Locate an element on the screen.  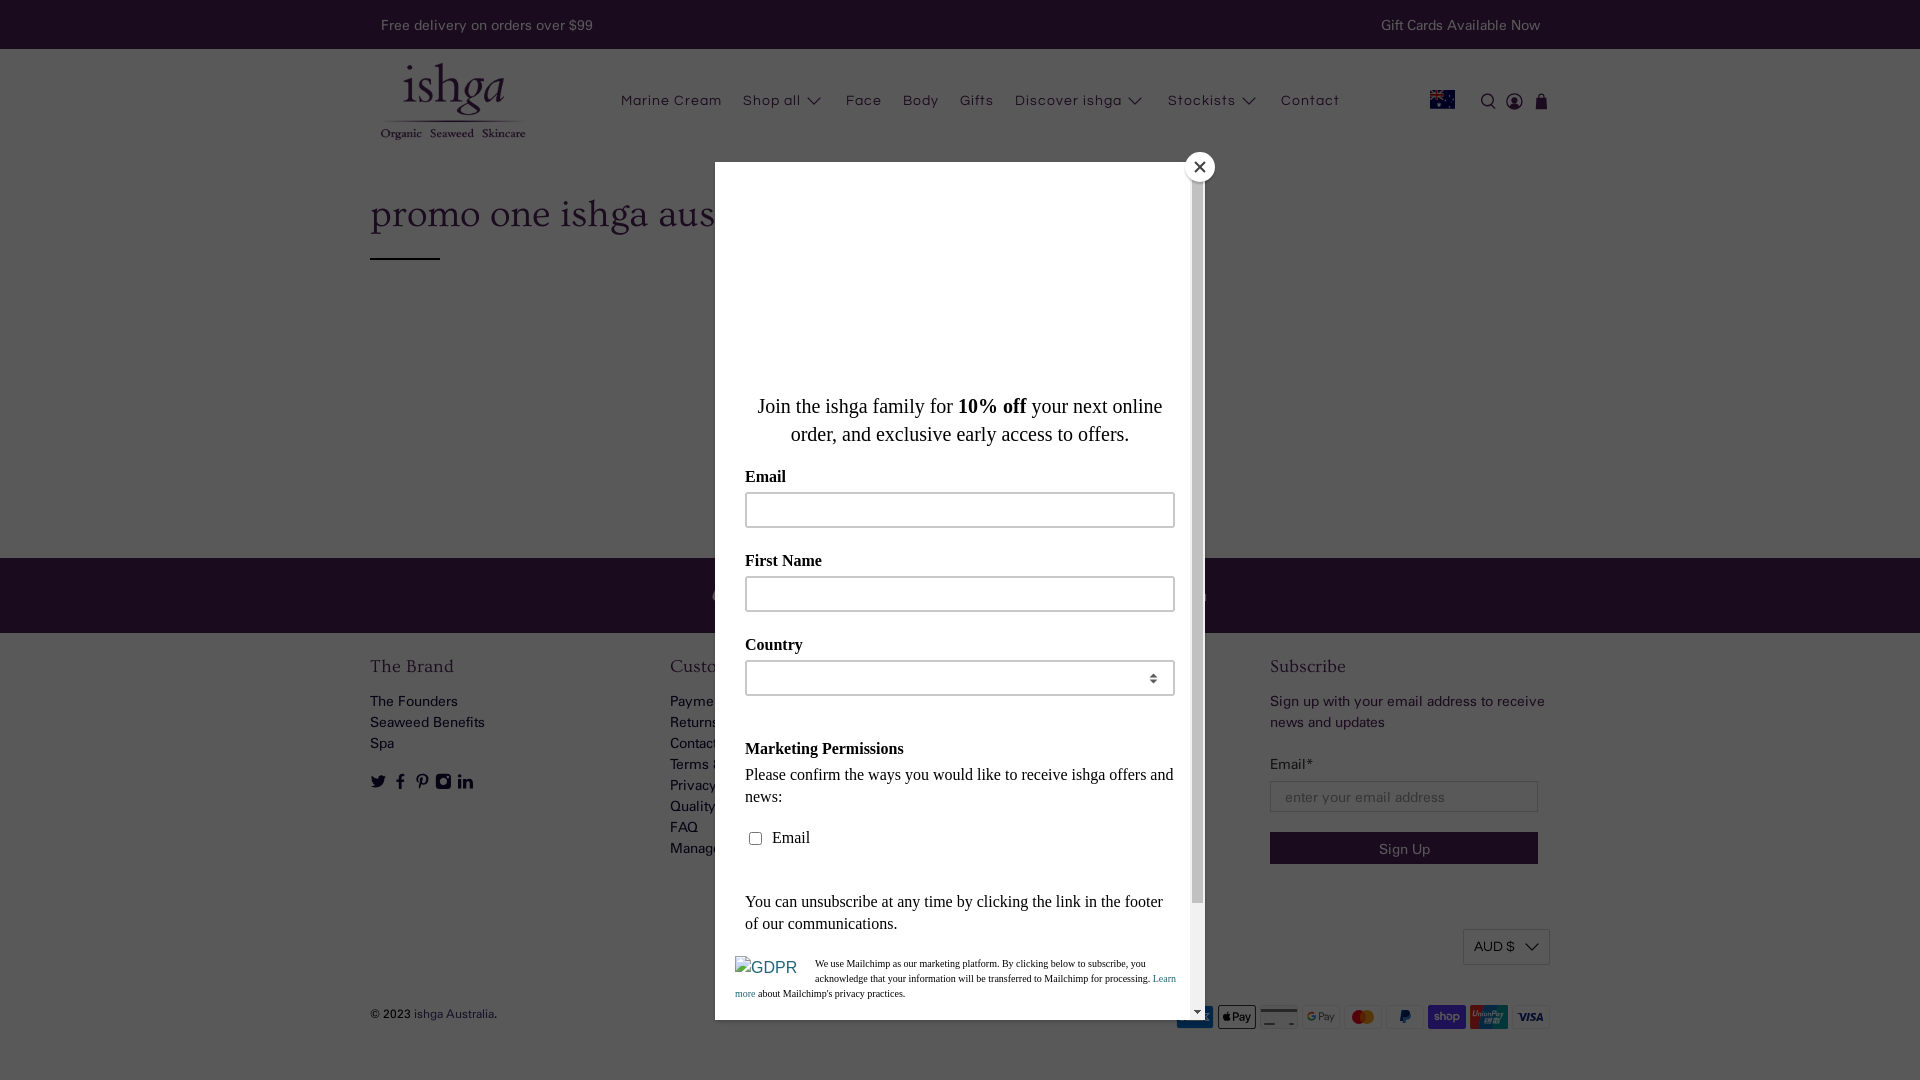
'Terms & Conditions' is located at coordinates (670, 763).